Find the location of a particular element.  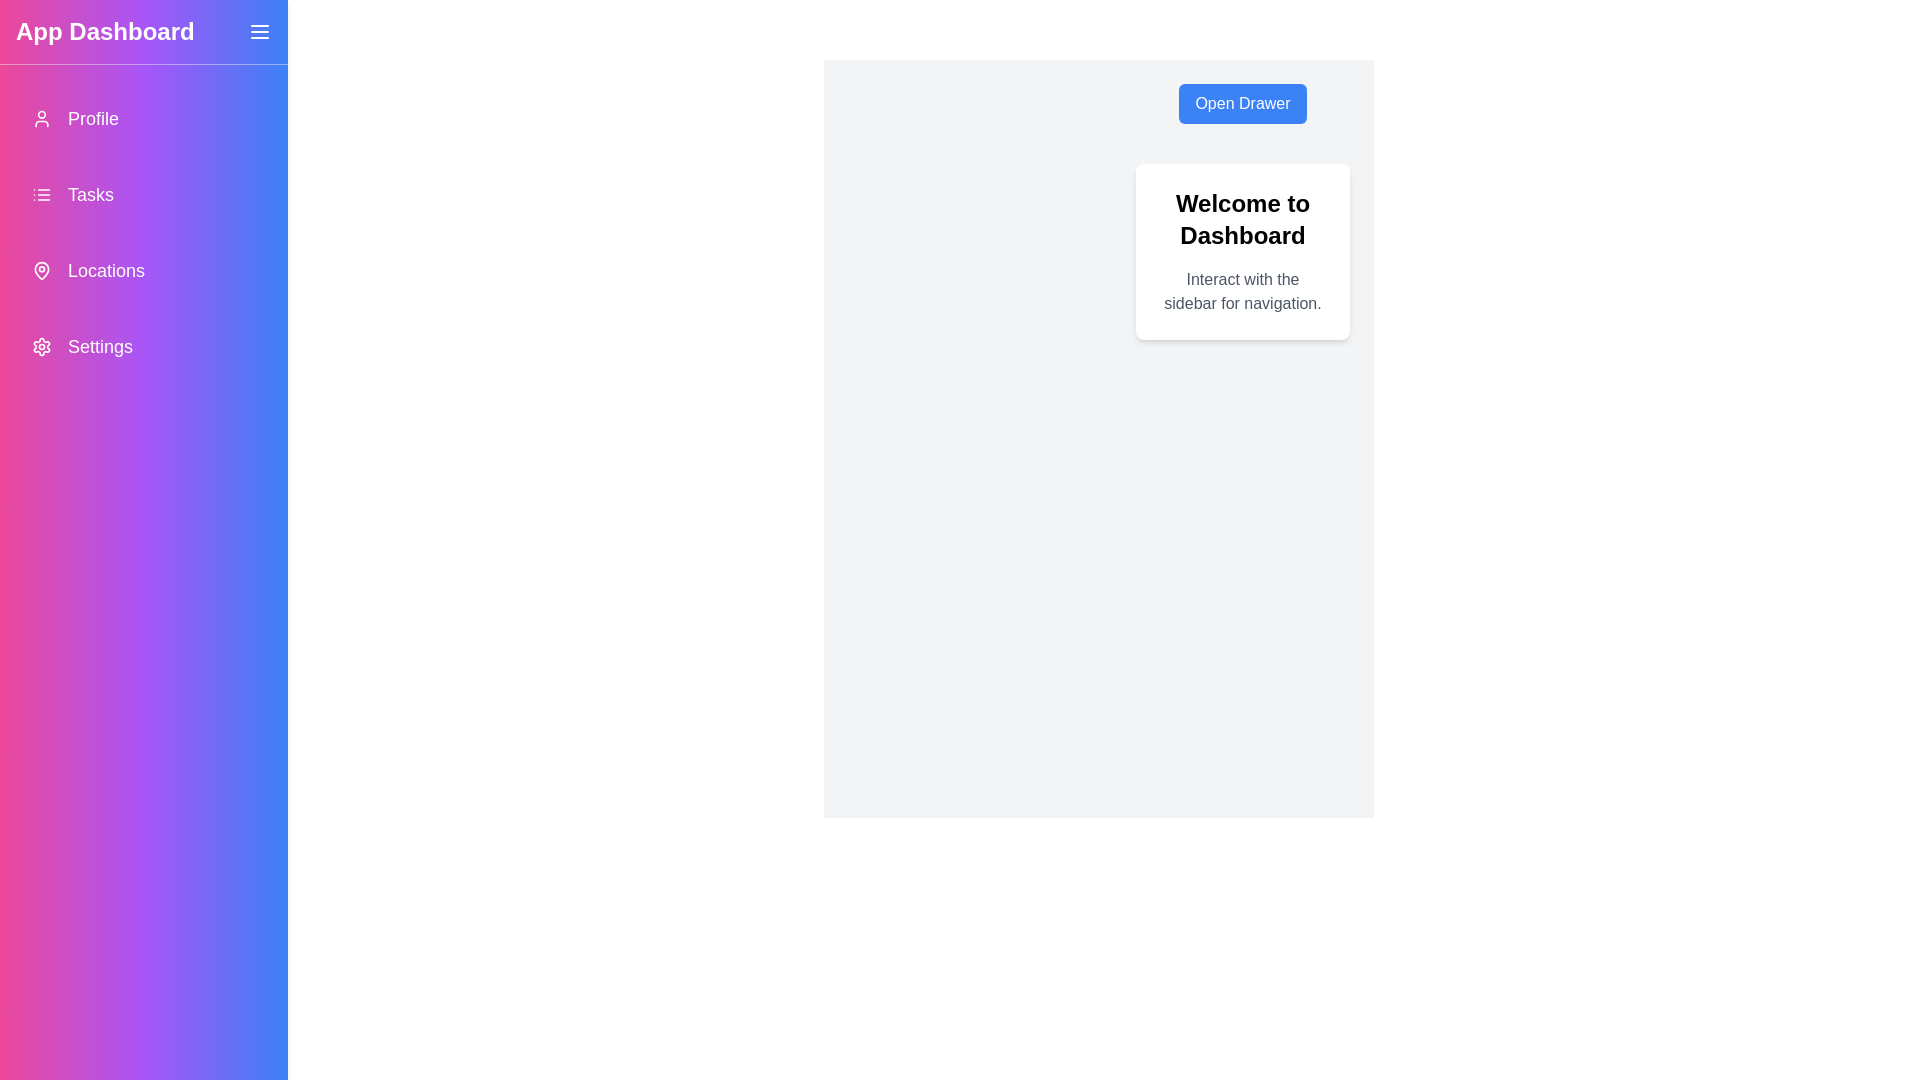

the navigation item labeled 'Locations' to observe its hover effect is located at coordinates (143, 270).